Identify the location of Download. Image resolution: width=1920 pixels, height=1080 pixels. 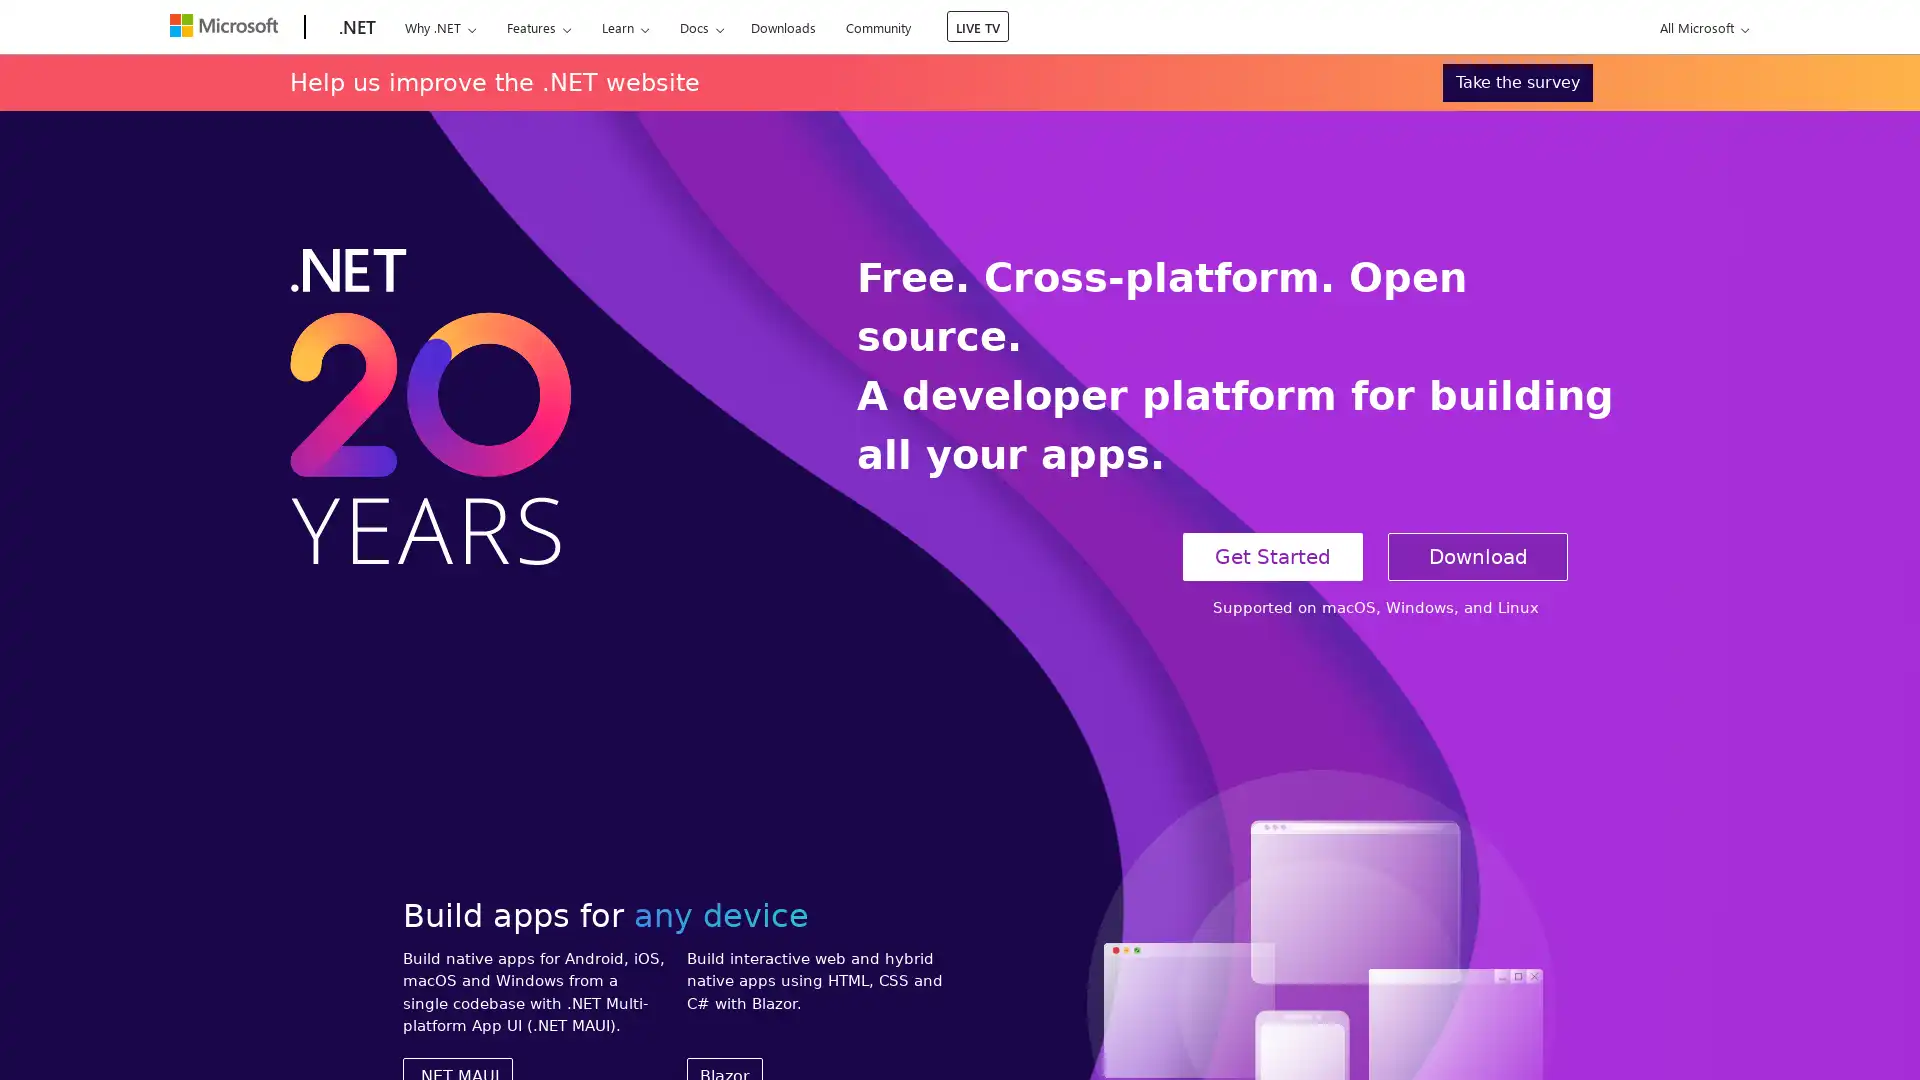
(1478, 556).